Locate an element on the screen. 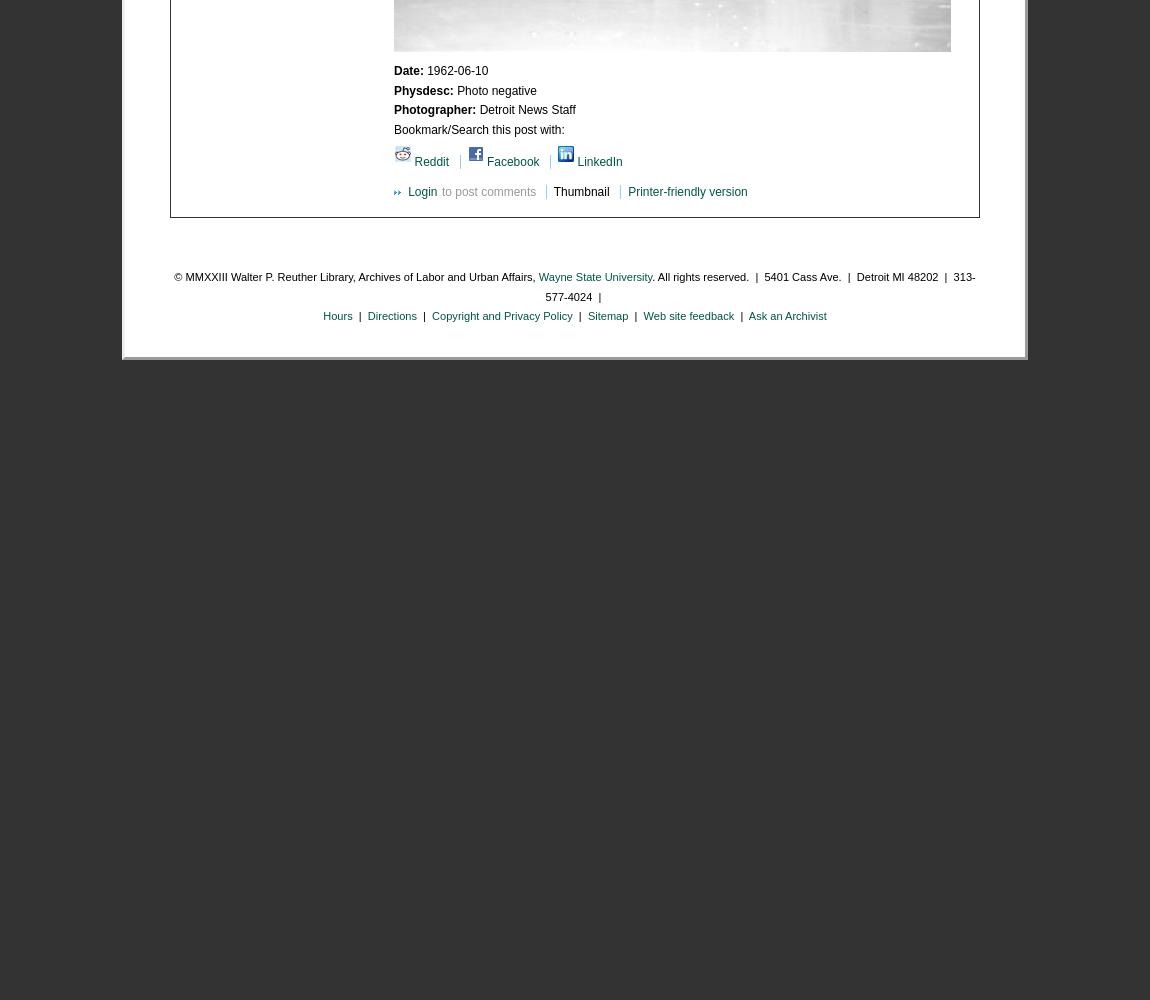 The width and height of the screenshot is (1150, 1000). 'Date:' is located at coordinates (393, 70).